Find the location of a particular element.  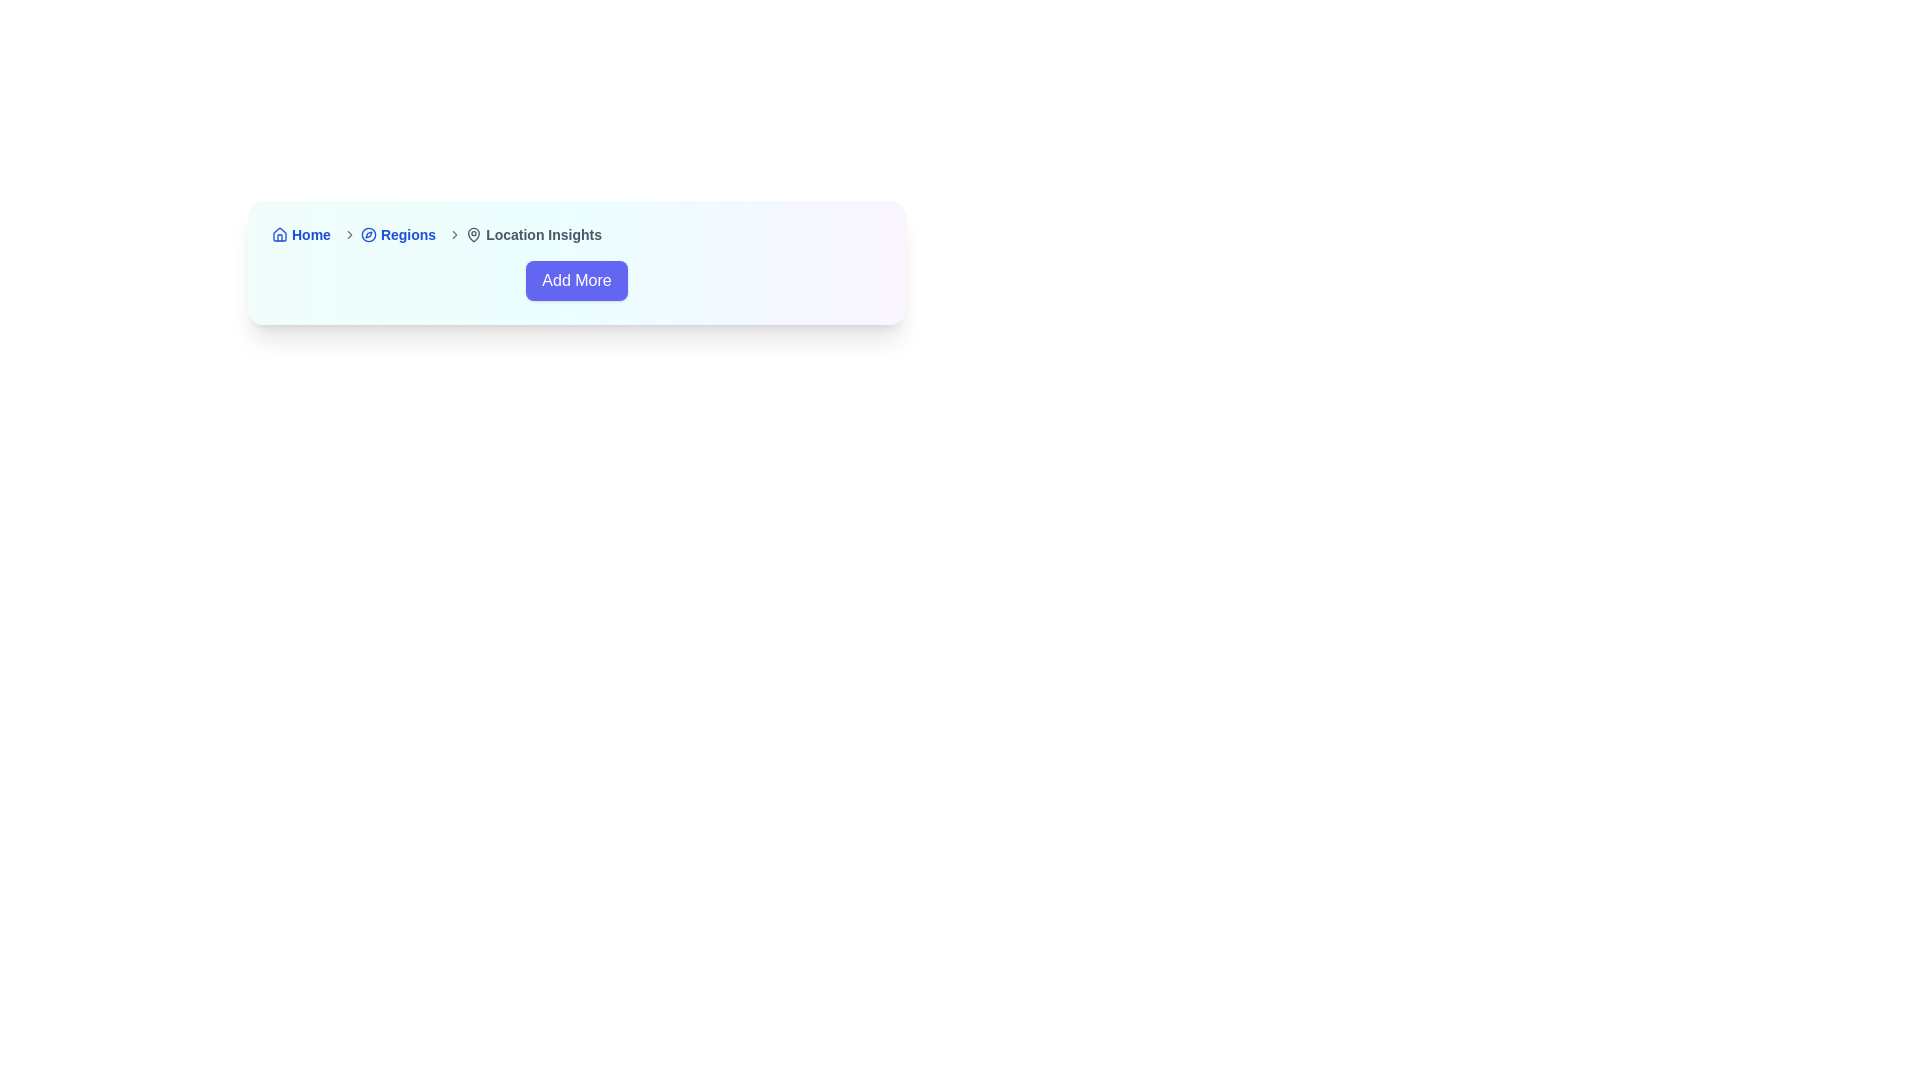

the 'Regions' breadcrumb navigation link, which is styled with bold, blue text and has a compass icon to its left is located at coordinates (387, 234).